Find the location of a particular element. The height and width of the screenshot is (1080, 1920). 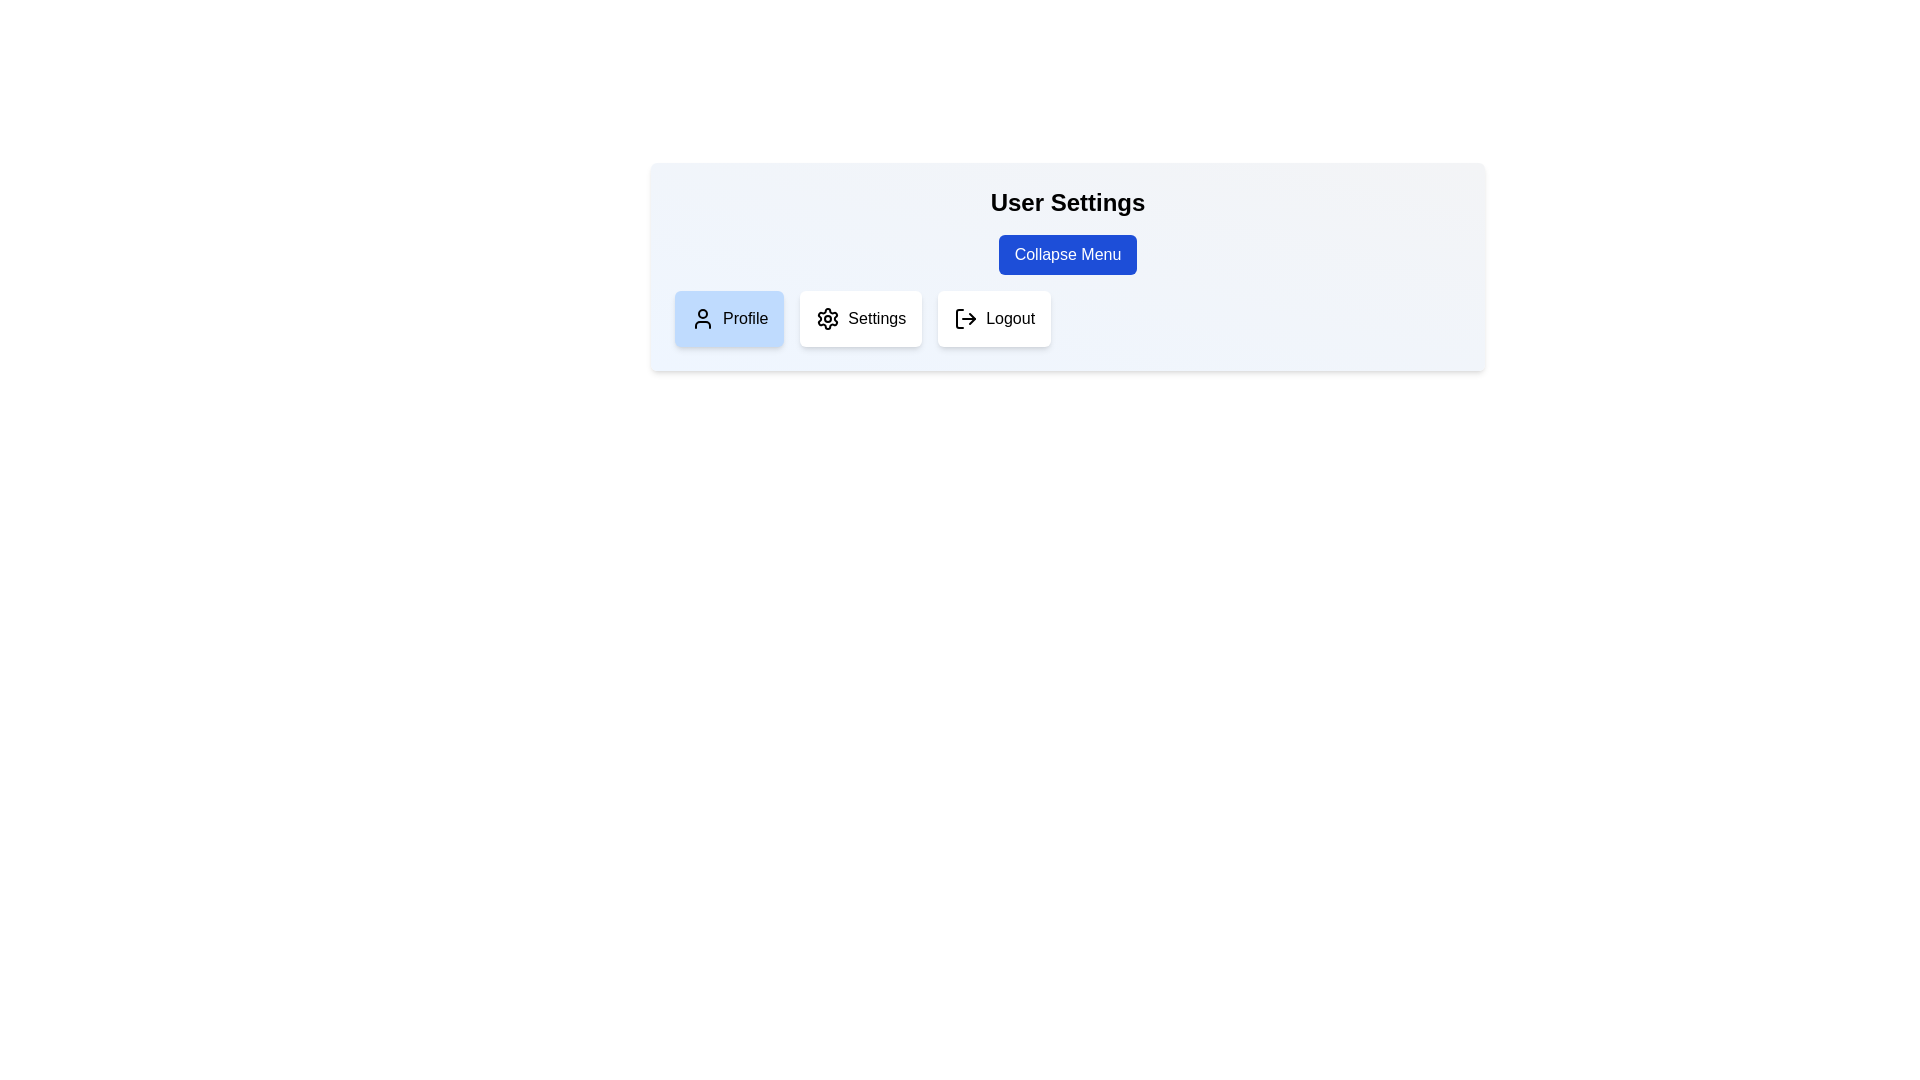

the Logout icon to interact with it is located at coordinates (965, 318).